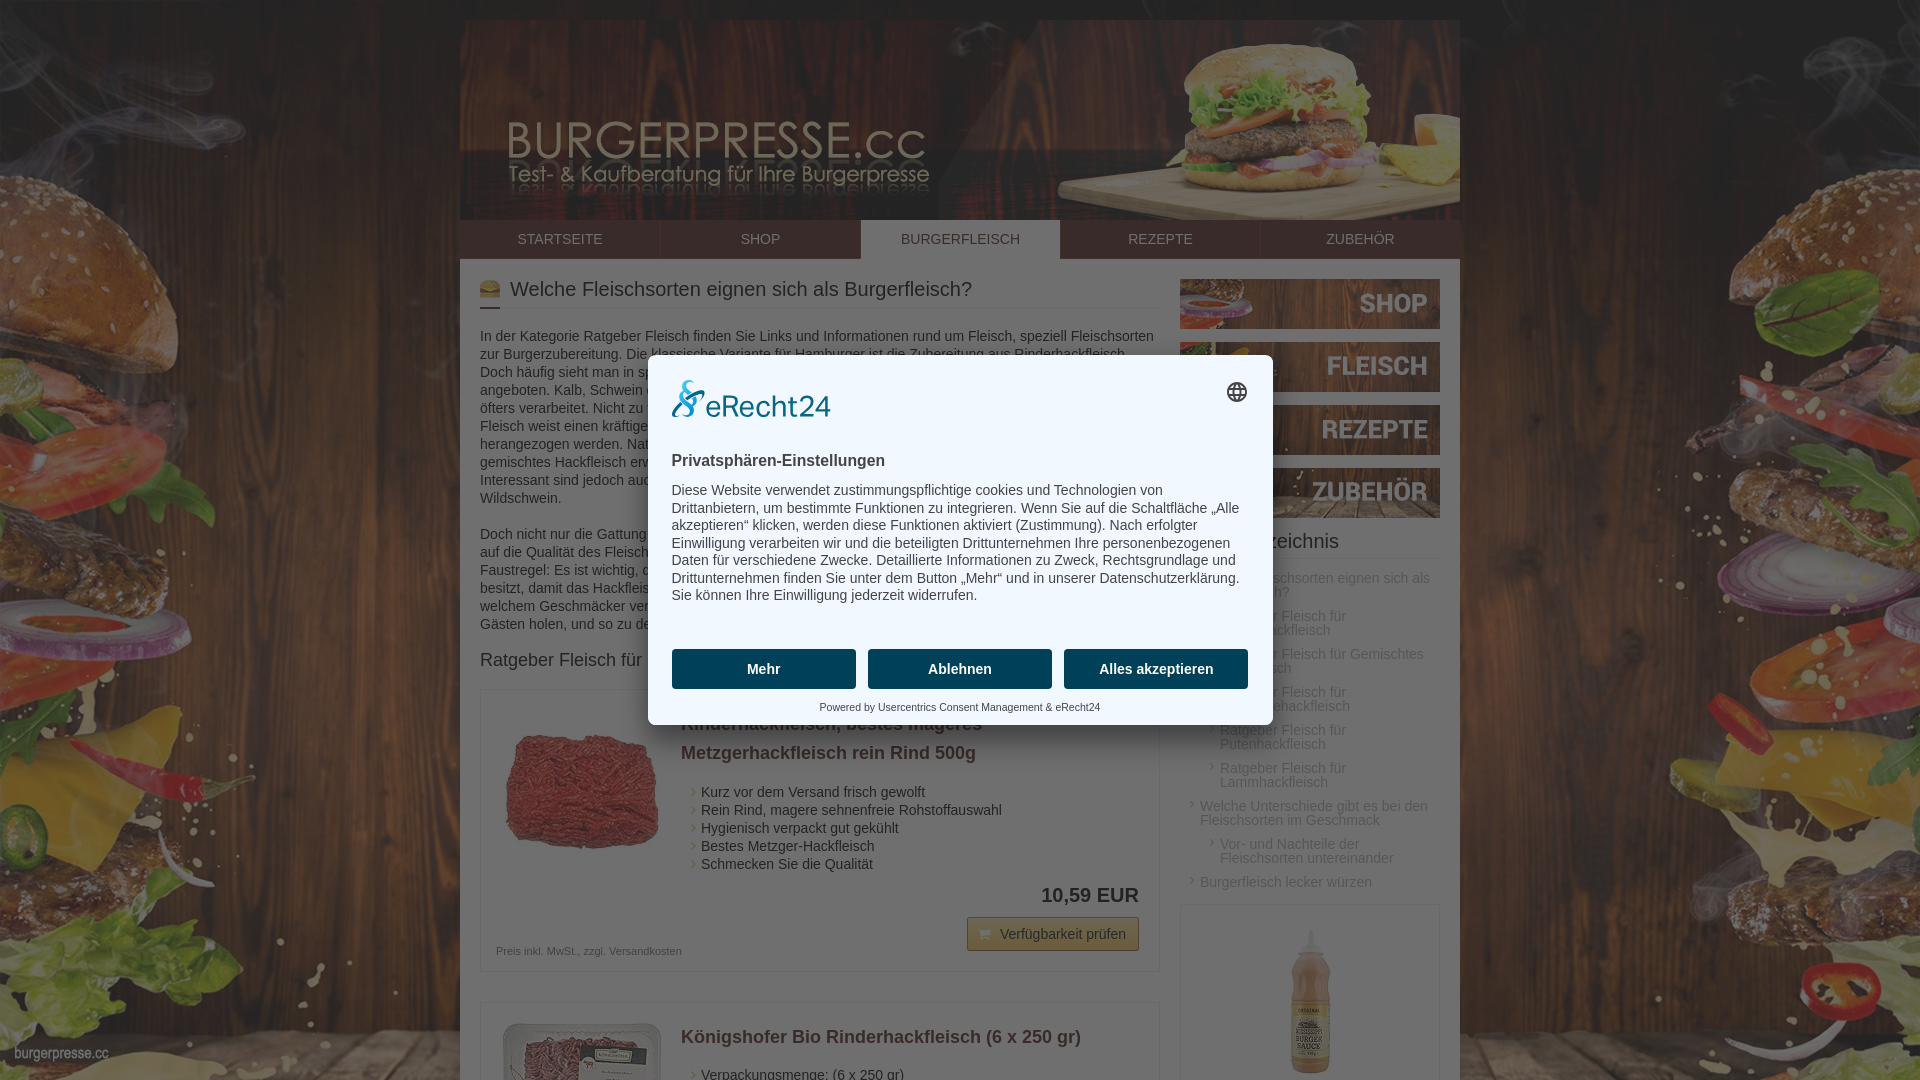  What do you see at coordinates (758, 238) in the screenshot?
I see `'SHOP'` at bounding box center [758, 238].